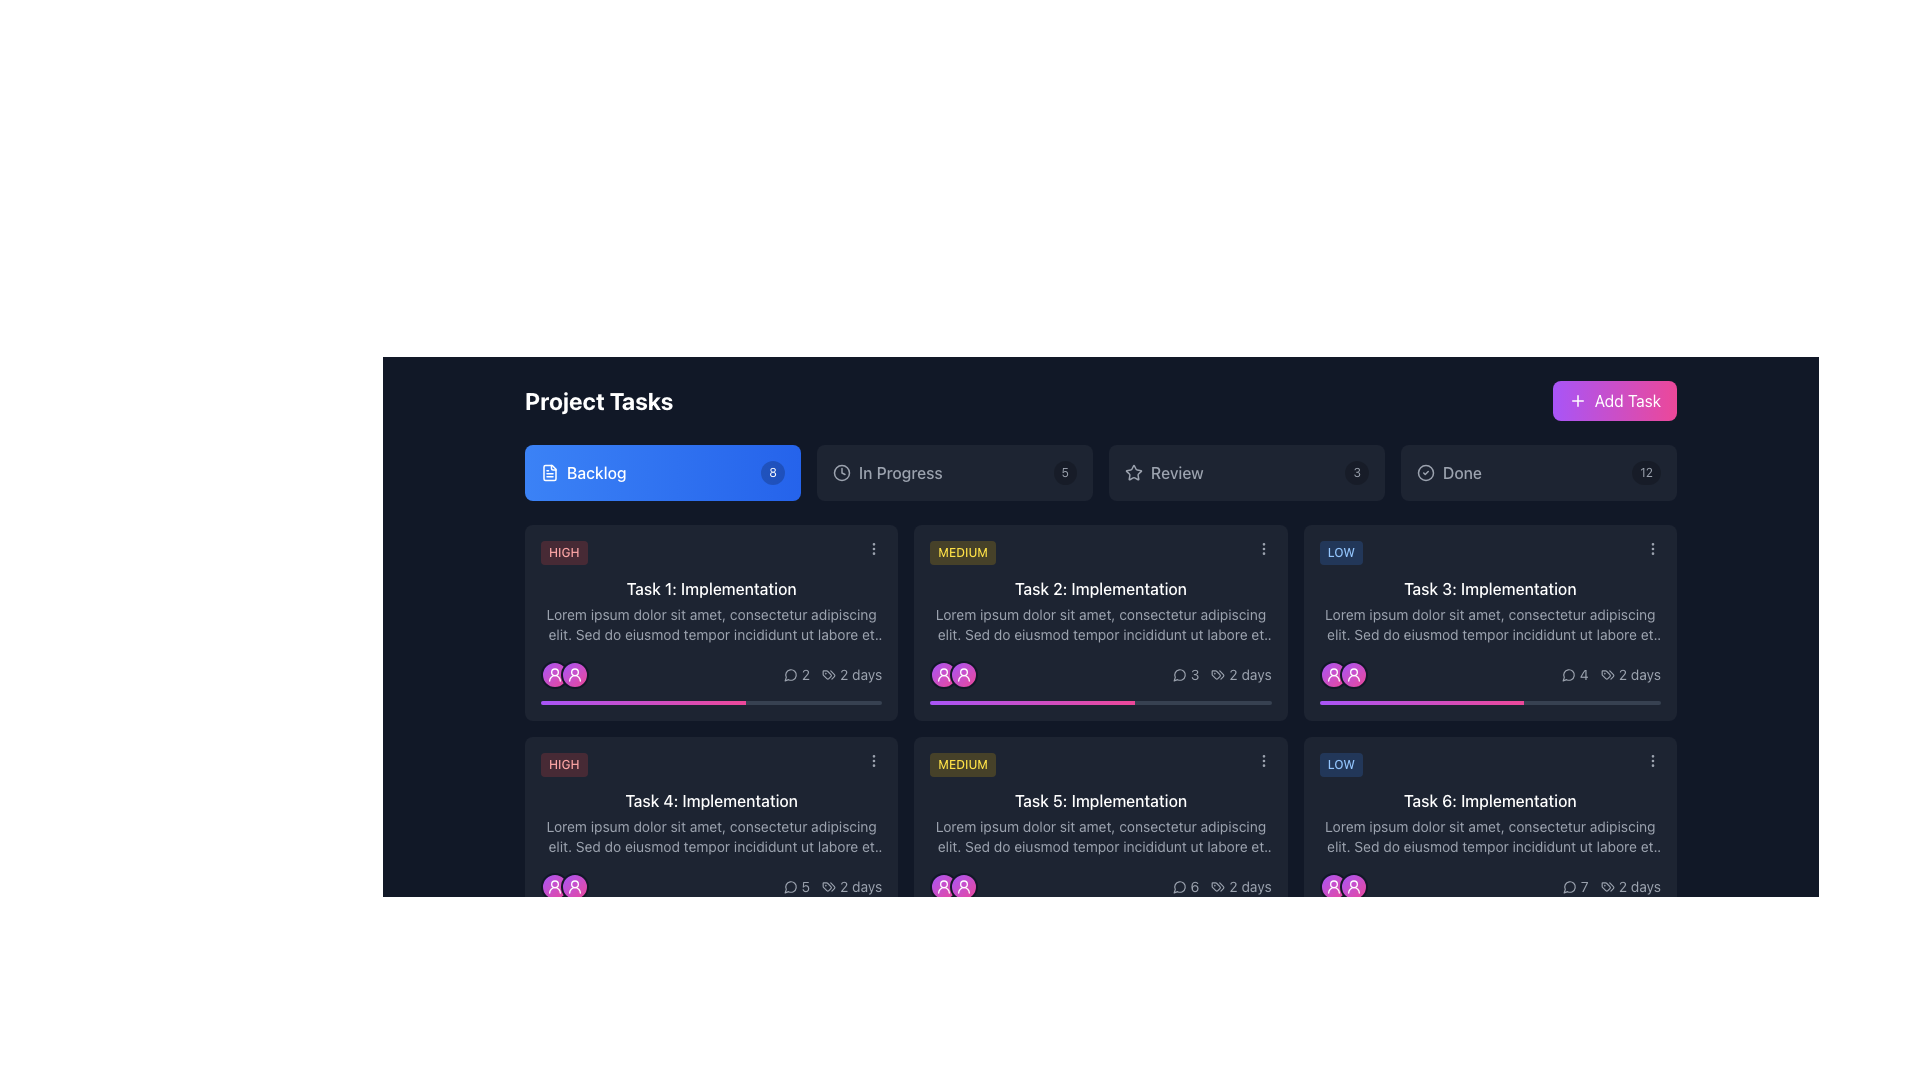 This screenshot has width=1920, height=1080. What do you see at coordinates (1099, 622) in the screenshot?
I see `the 'Task 2: Implementation' card` at bounding box center [1099, 622].